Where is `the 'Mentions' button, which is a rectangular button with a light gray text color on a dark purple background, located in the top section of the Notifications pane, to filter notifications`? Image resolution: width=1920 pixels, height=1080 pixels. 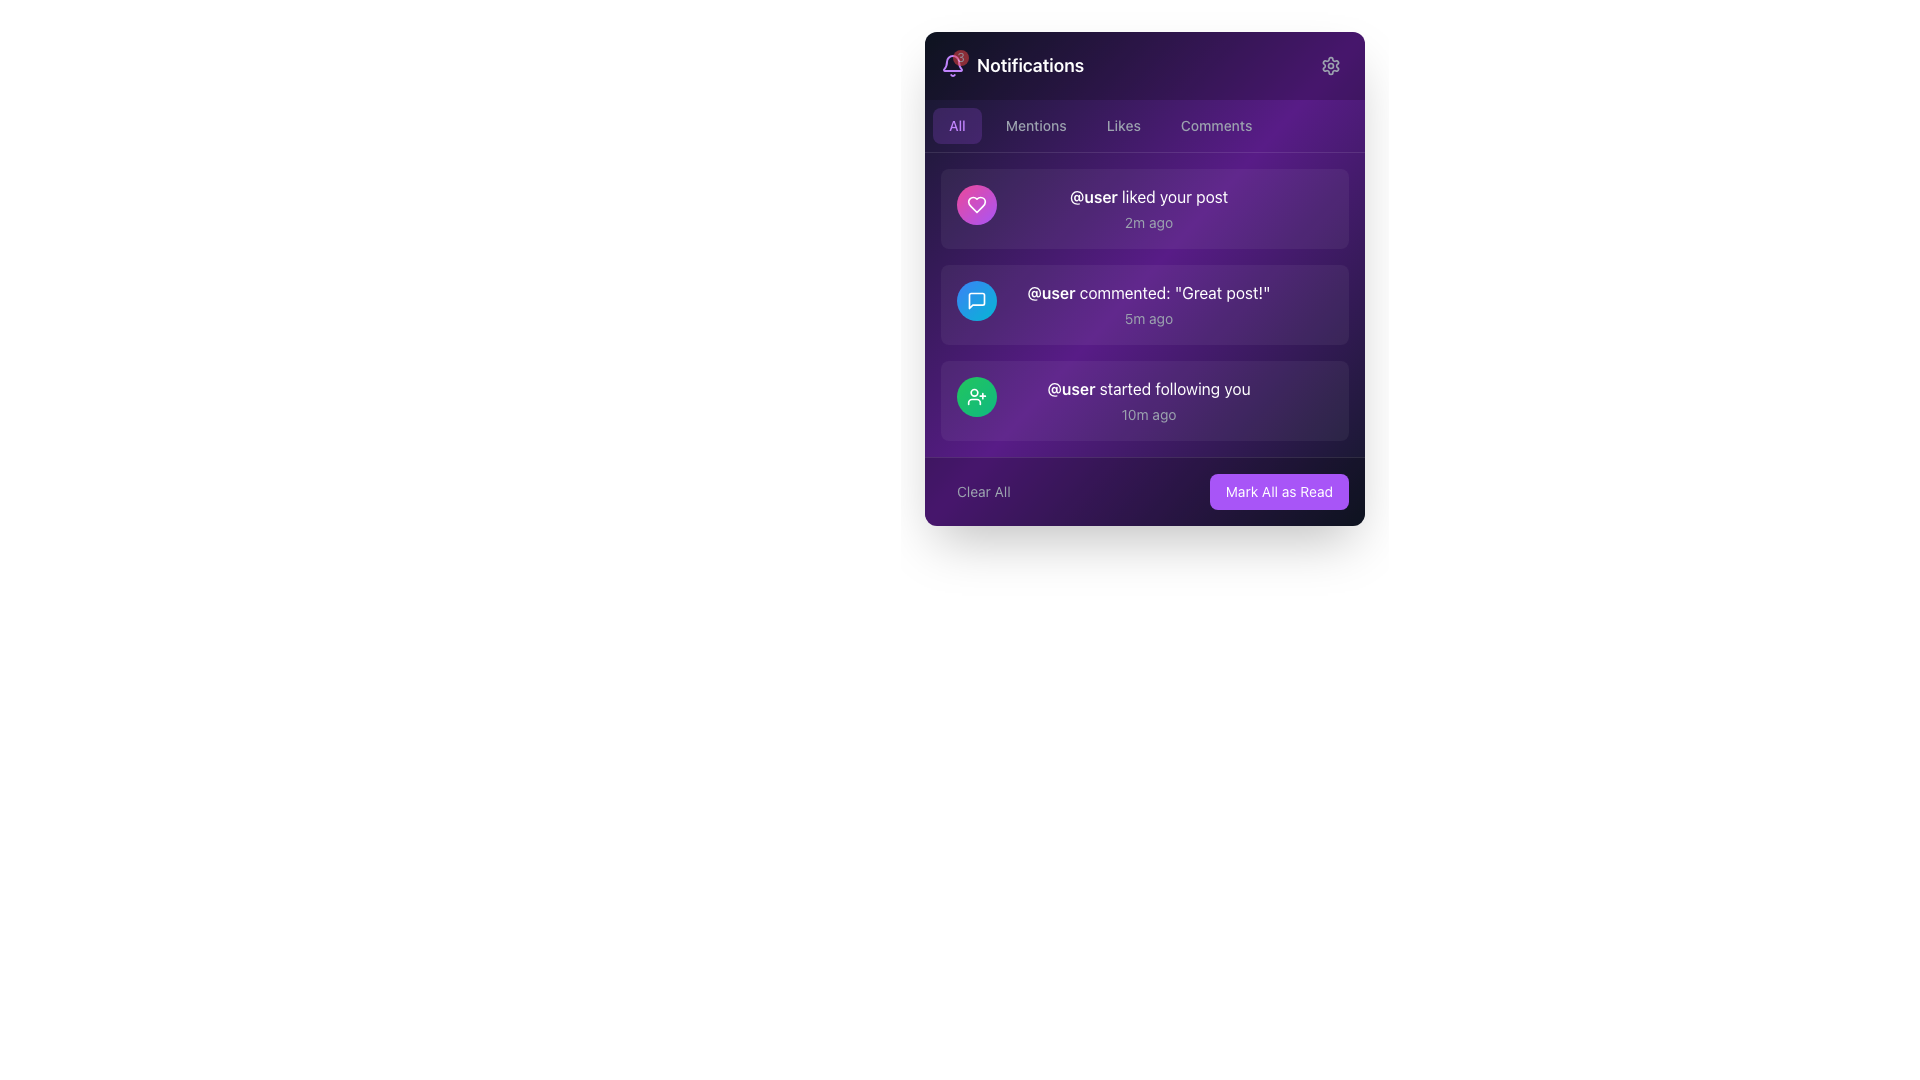
the 'Mentions' button, which is a rectangular button with a light gray text color on a dark purple background, located in the top section of the Notifications pane, to filter notifications is located at coordinates (1036, 126).